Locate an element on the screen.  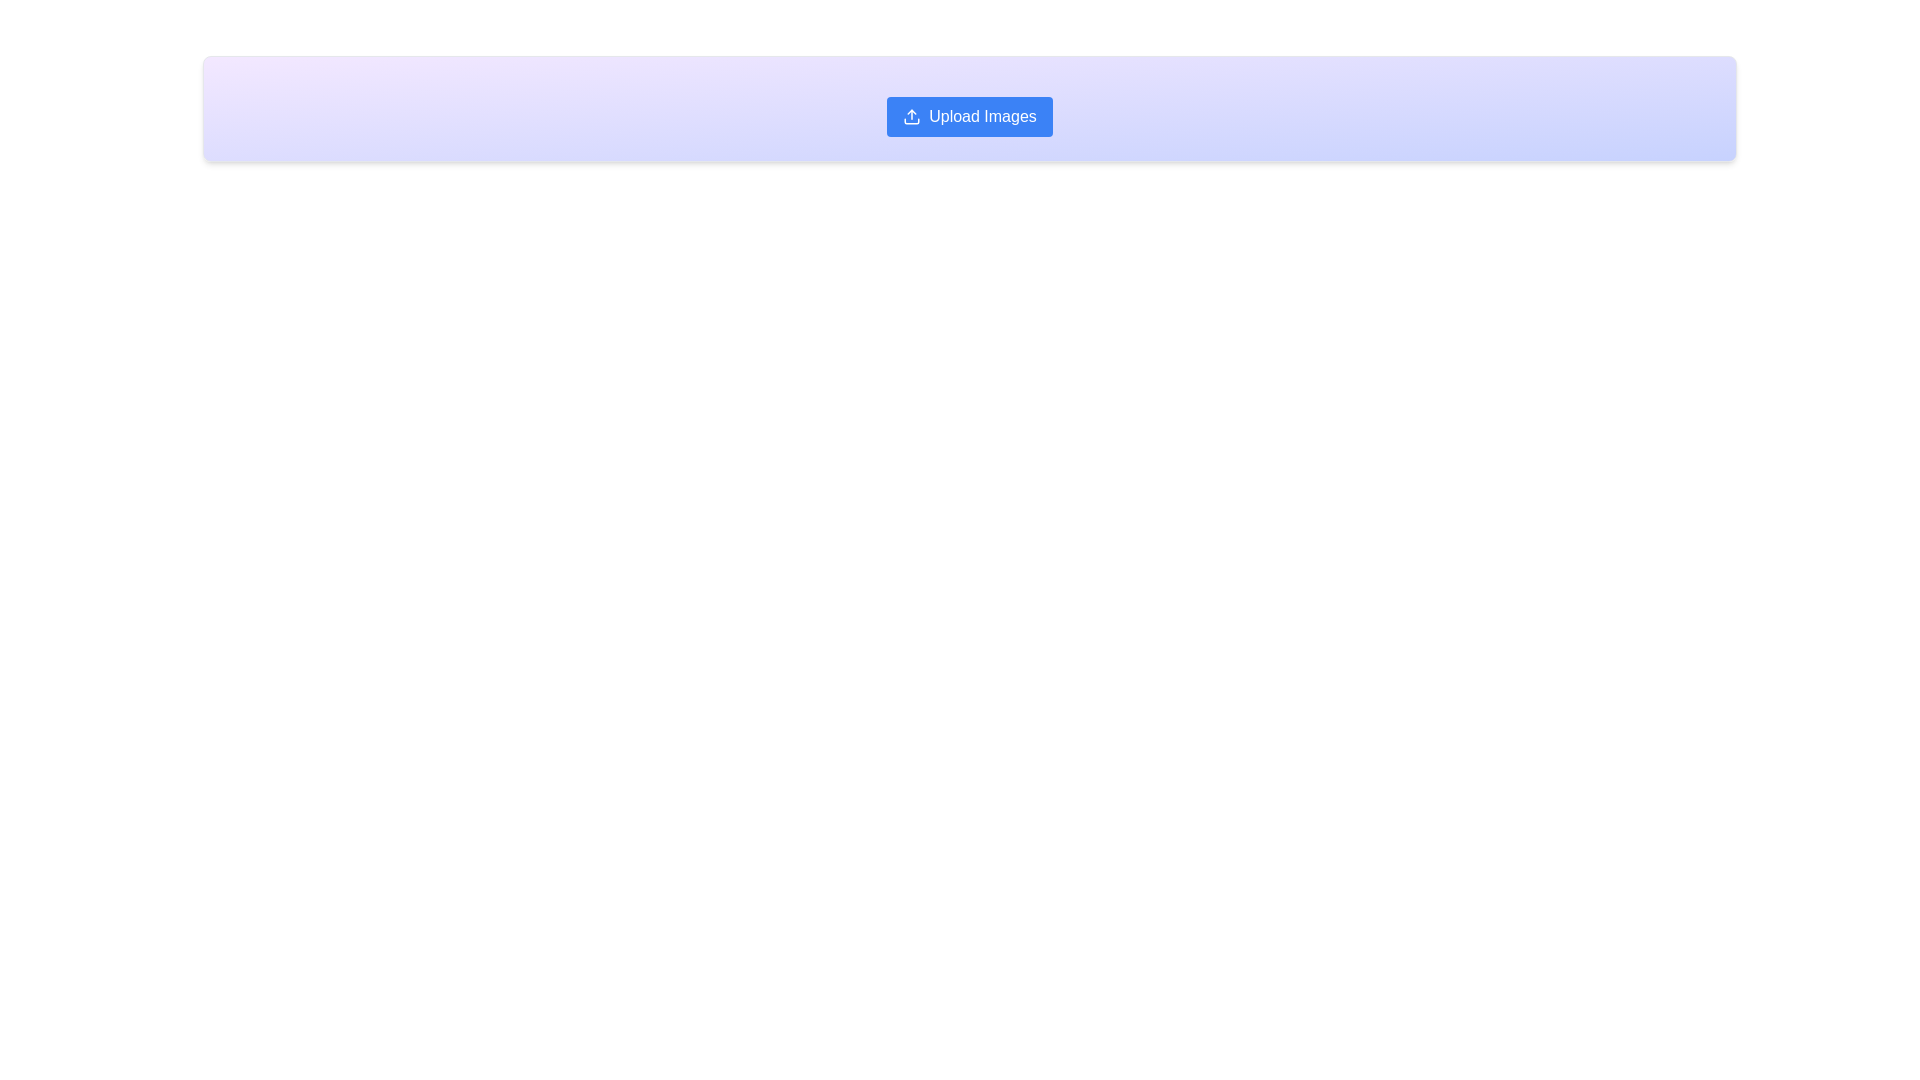
the 'Upload Images' button element for keyboard navigation is located at coordinates (969, 116).